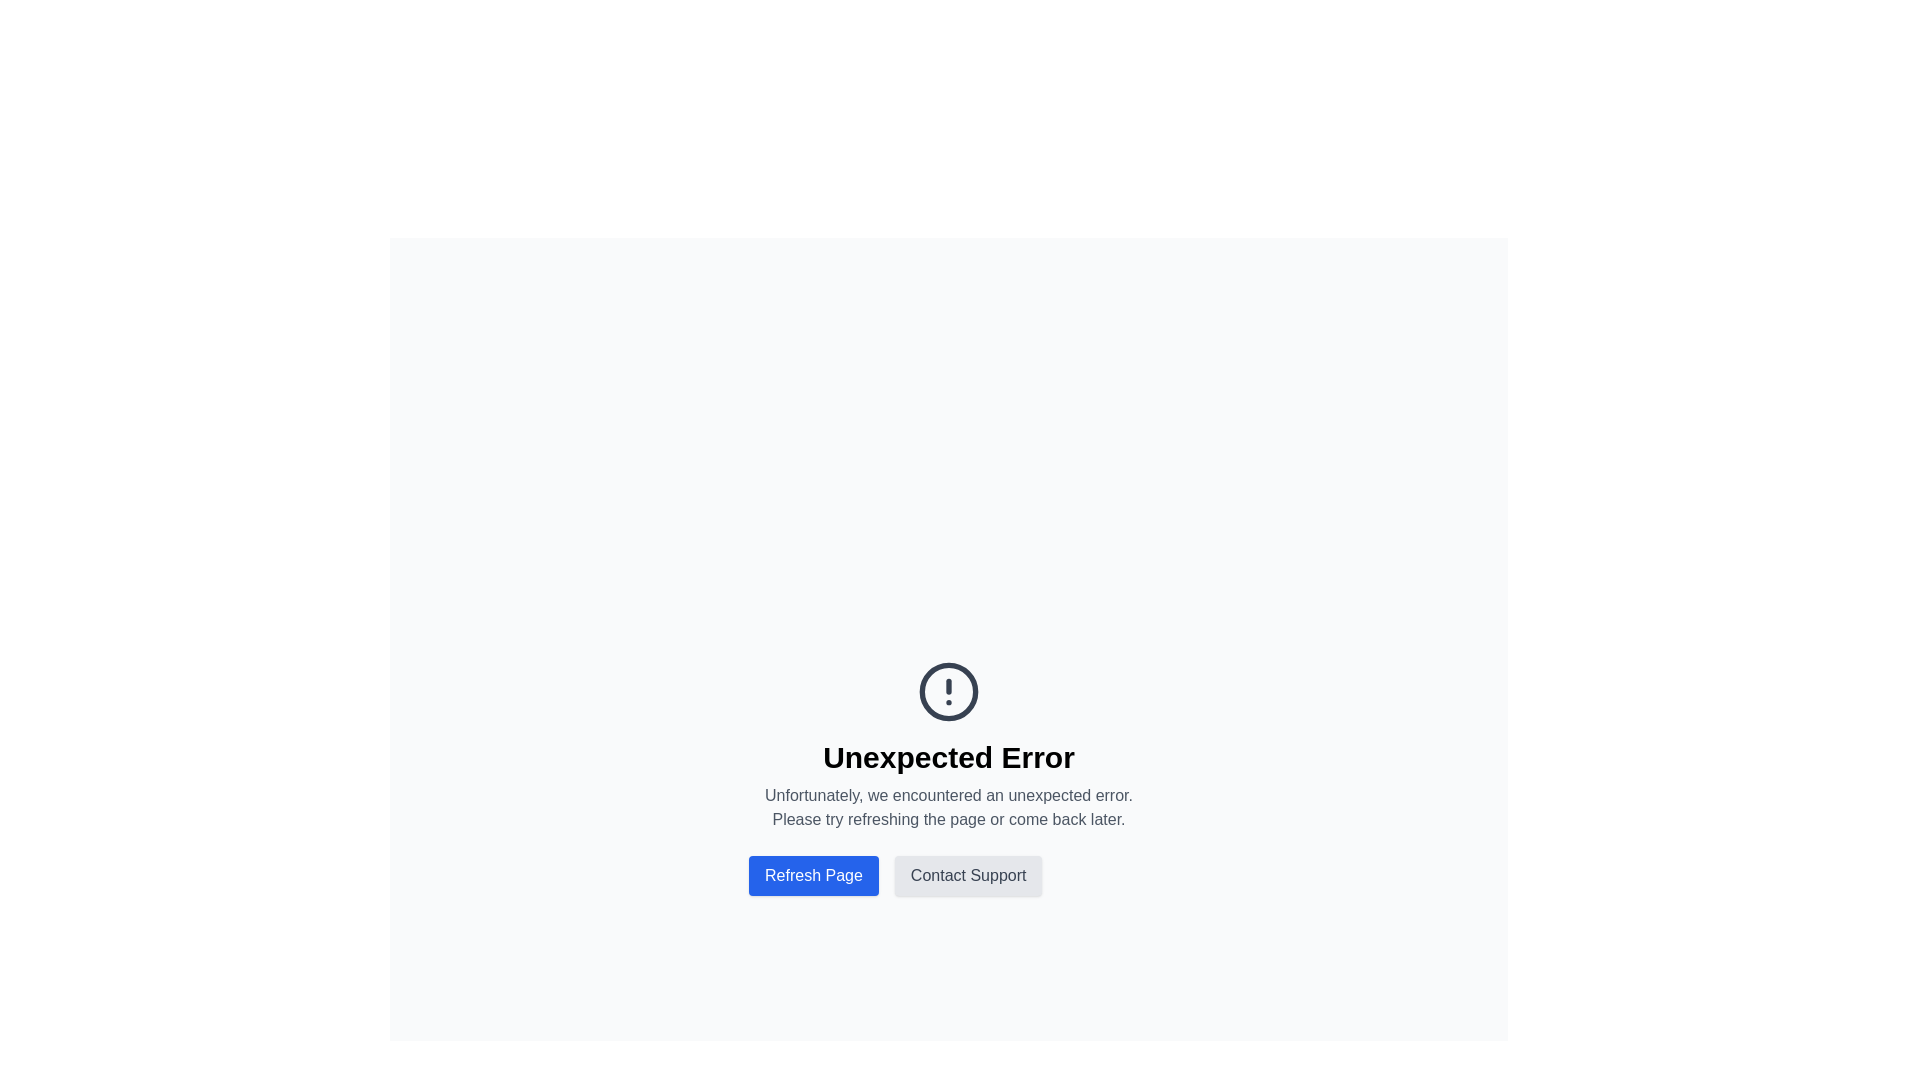 This screenshot has width=1920, height=1080. I want to click on the support contact button, which is located to the right of the 'Refresh Page' button, so click(968, 874).